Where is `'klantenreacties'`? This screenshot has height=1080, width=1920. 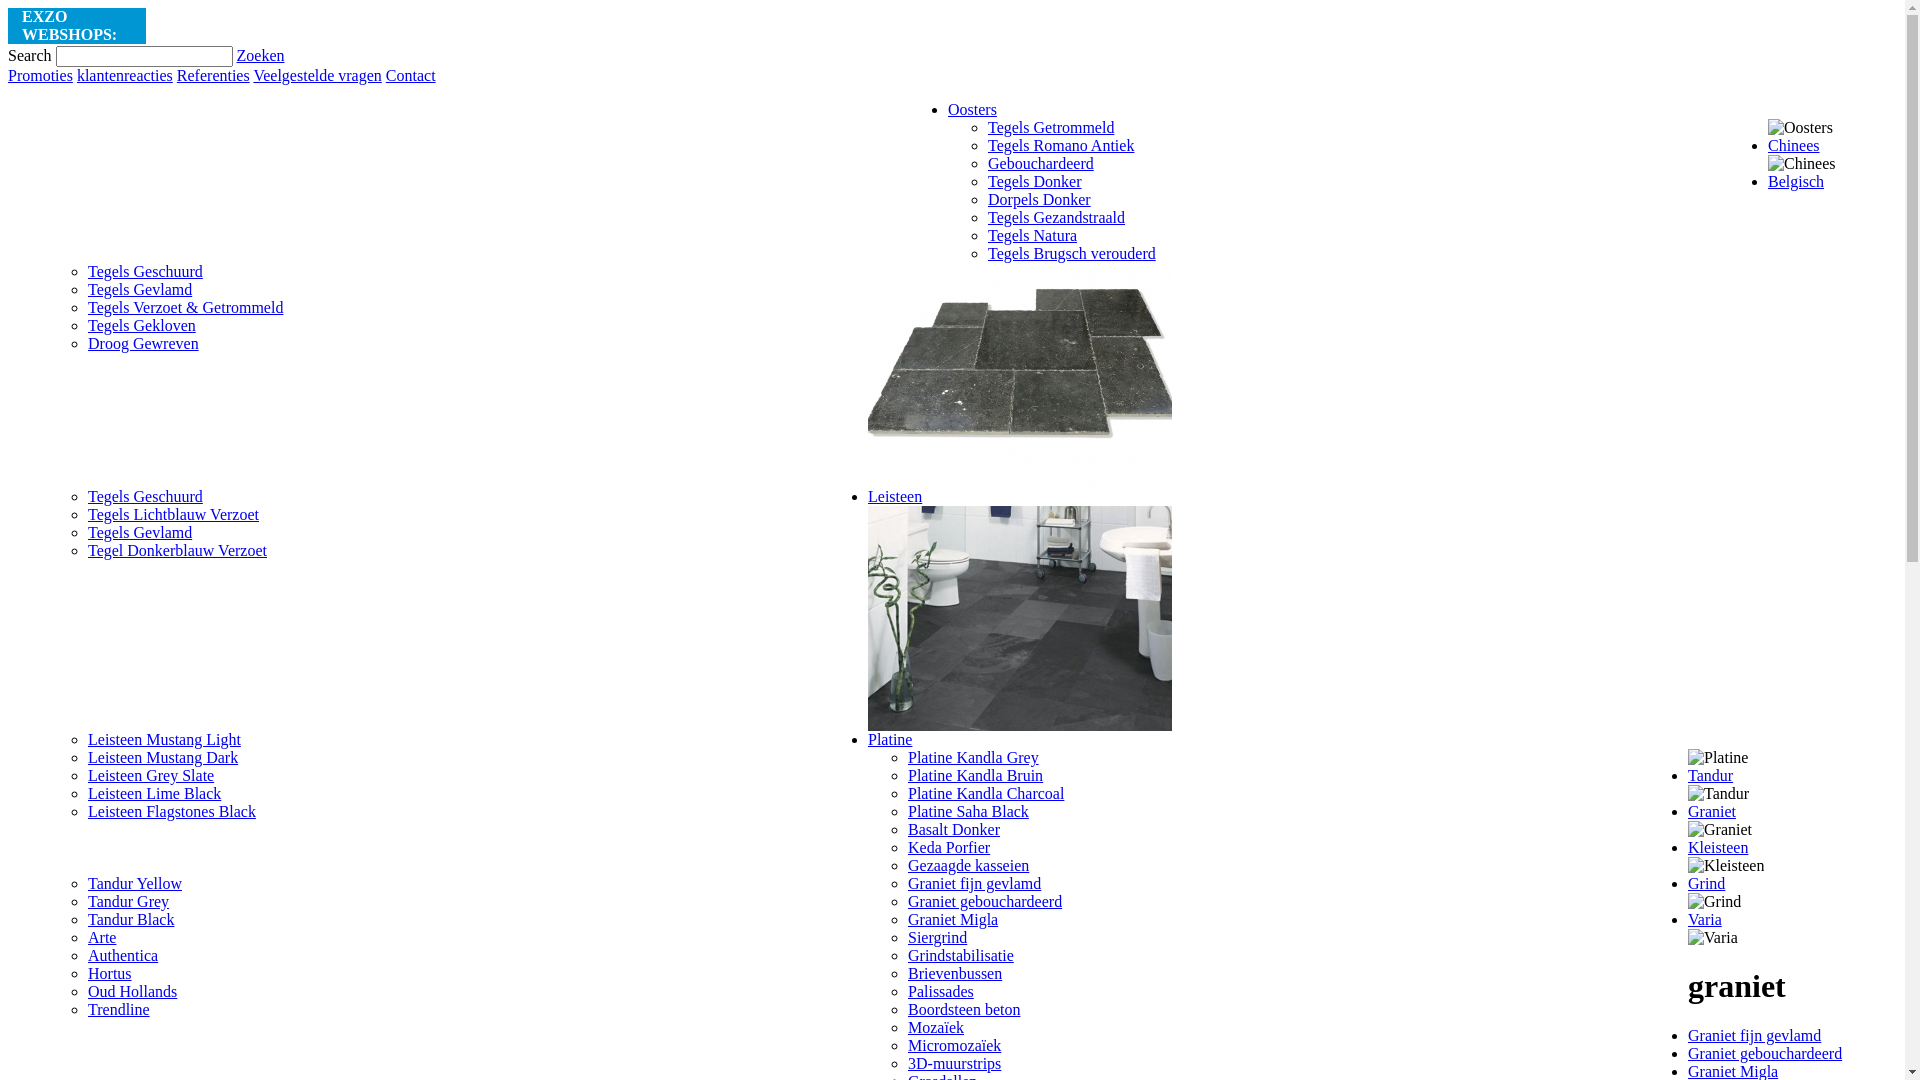
'klantenreacties' is located at coordinates (123, 74).